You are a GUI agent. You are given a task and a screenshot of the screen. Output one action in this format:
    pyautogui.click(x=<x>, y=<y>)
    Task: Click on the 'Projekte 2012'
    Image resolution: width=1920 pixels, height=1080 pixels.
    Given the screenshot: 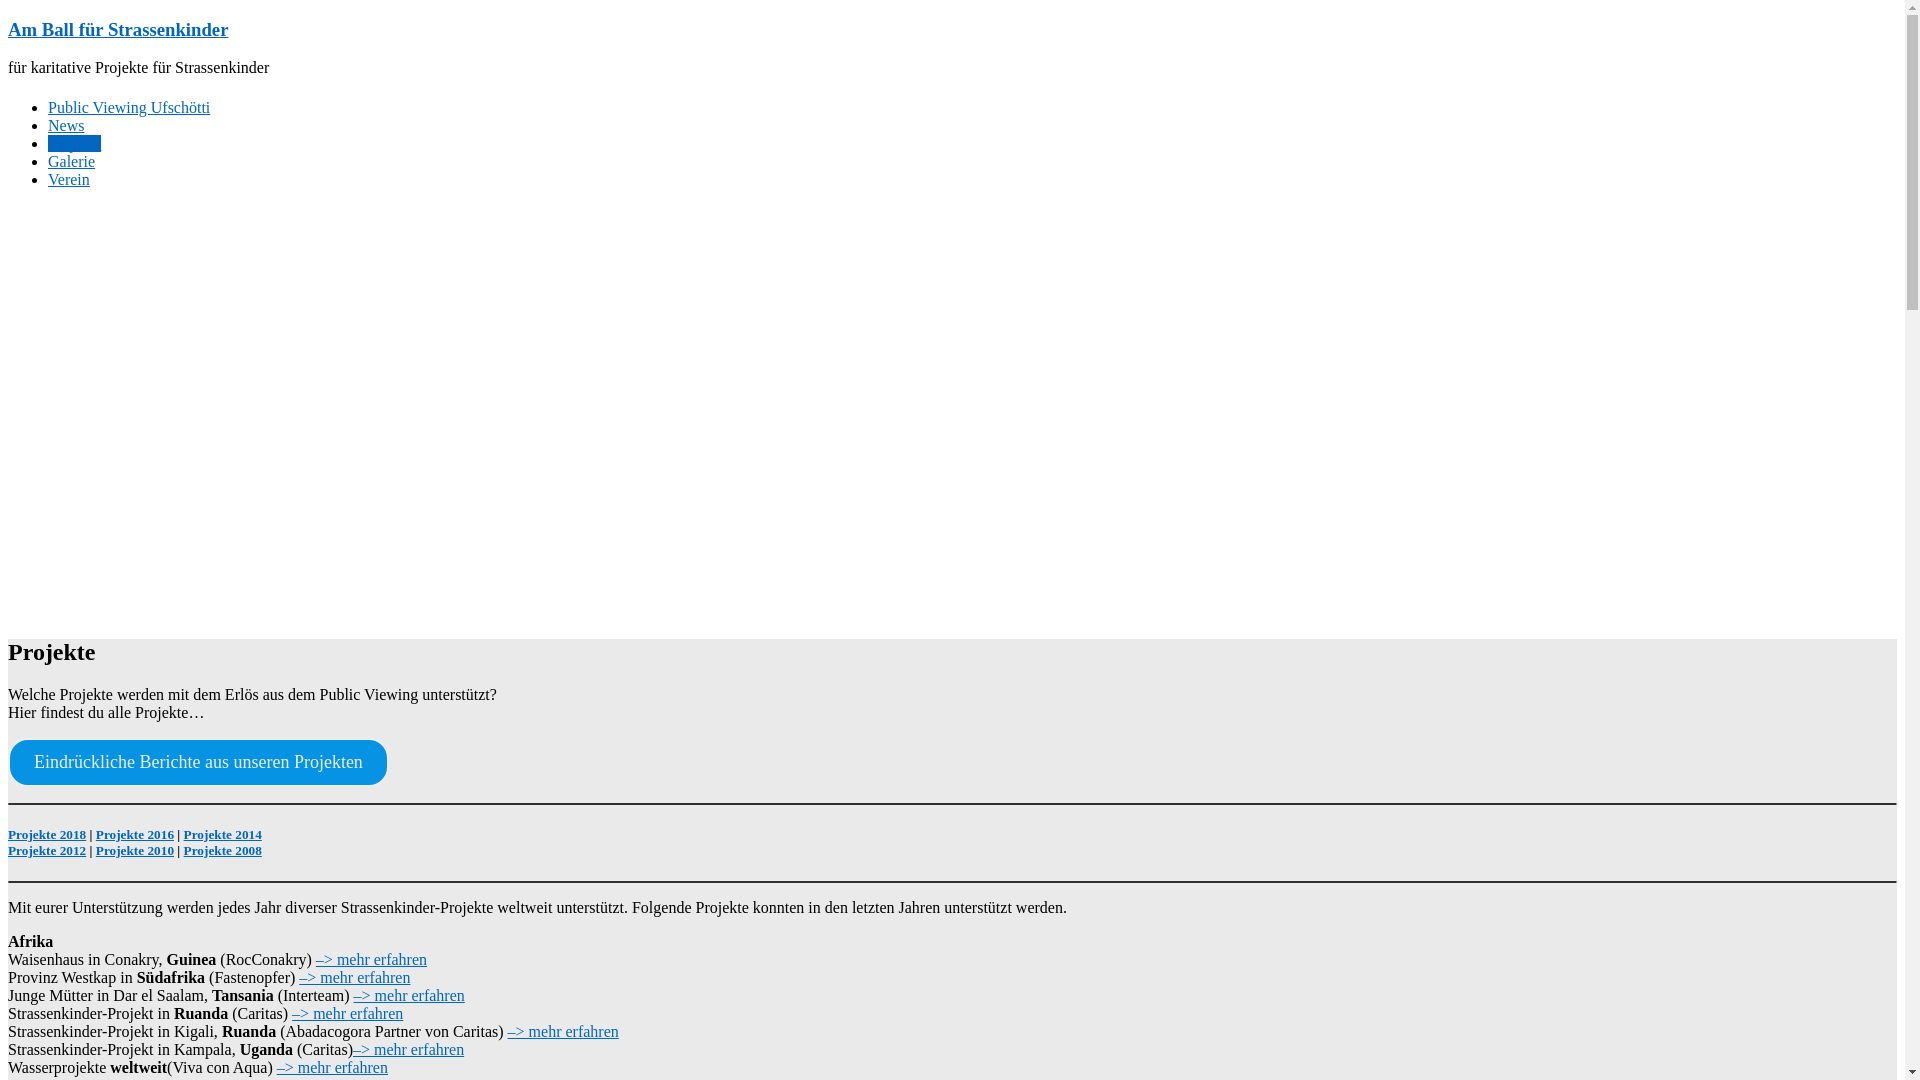 What is the action you would take?
    pyautogui.click(x=47, y=850)
    